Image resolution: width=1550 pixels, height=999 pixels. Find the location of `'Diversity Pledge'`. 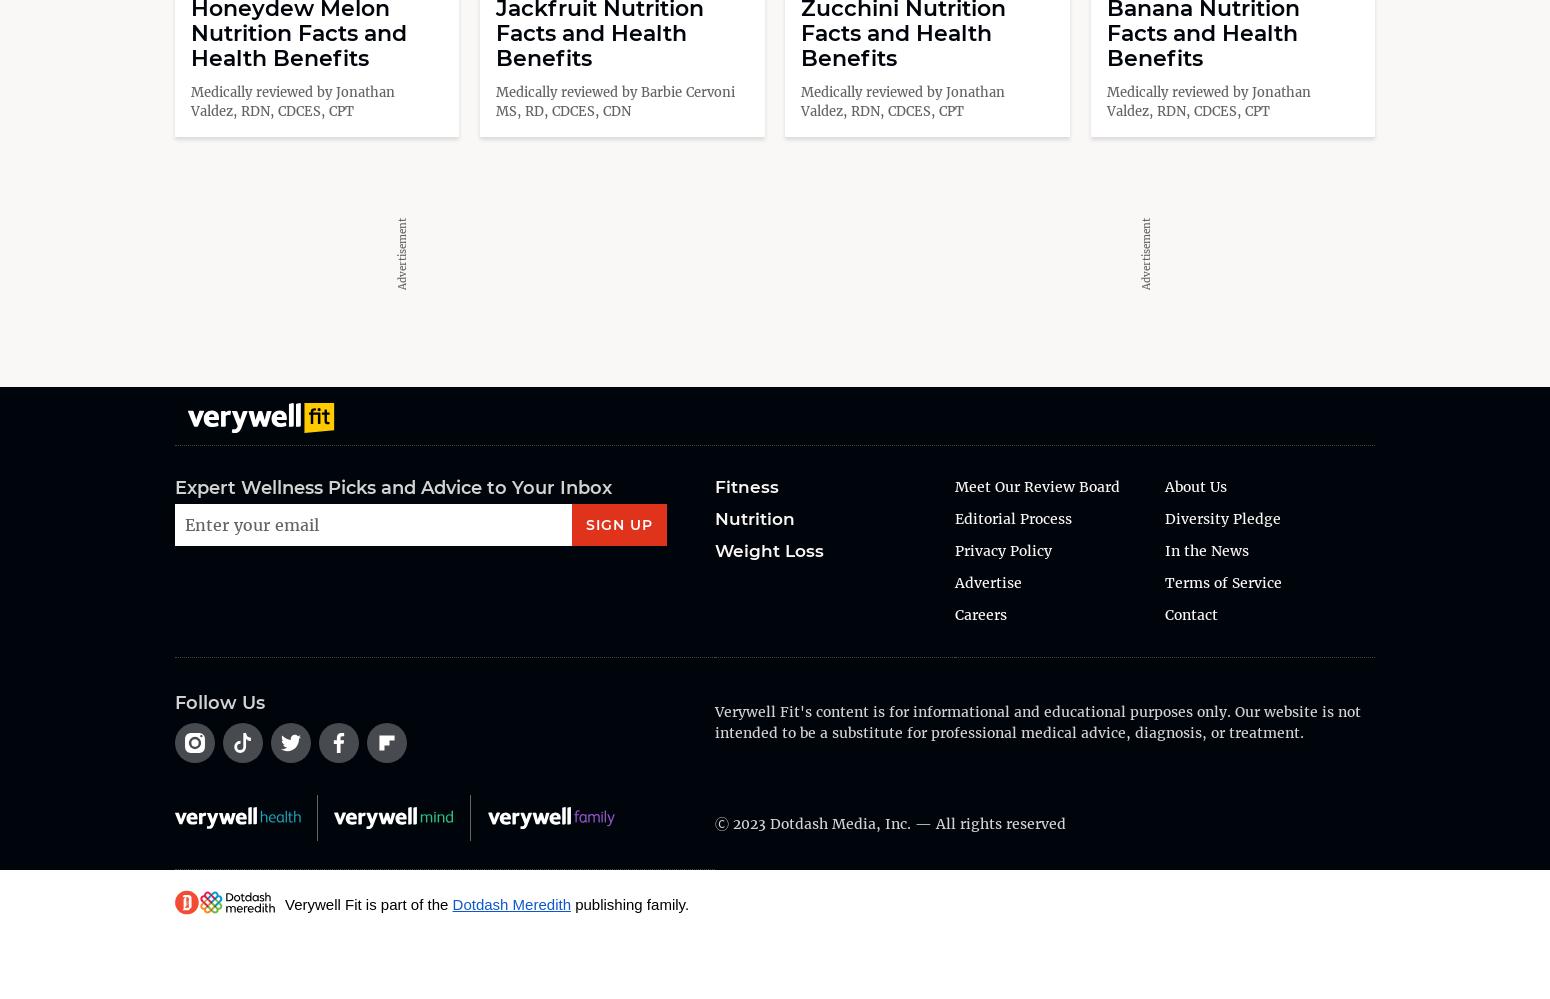

'Diversity Pledge' is located at coordinates (1222, 516).